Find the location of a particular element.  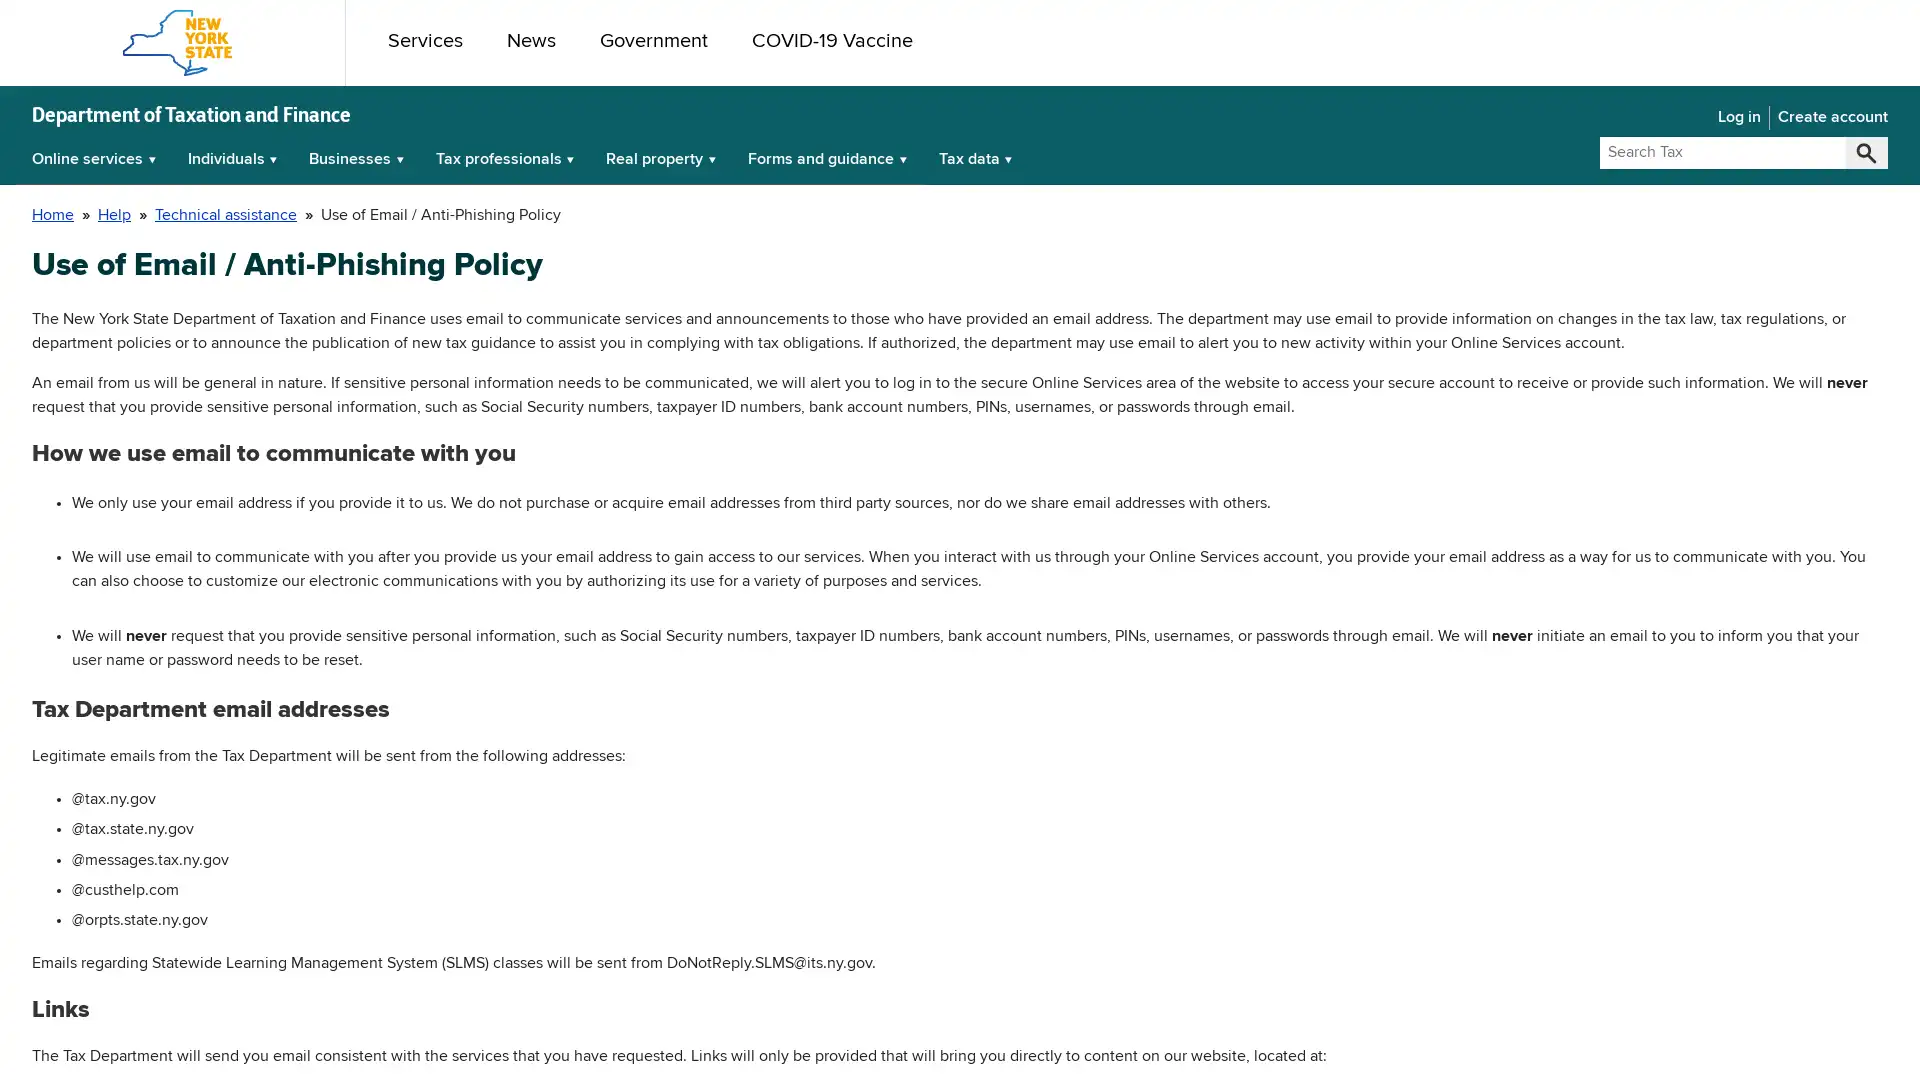

Search Tax is located at coordinates (1865, 152).